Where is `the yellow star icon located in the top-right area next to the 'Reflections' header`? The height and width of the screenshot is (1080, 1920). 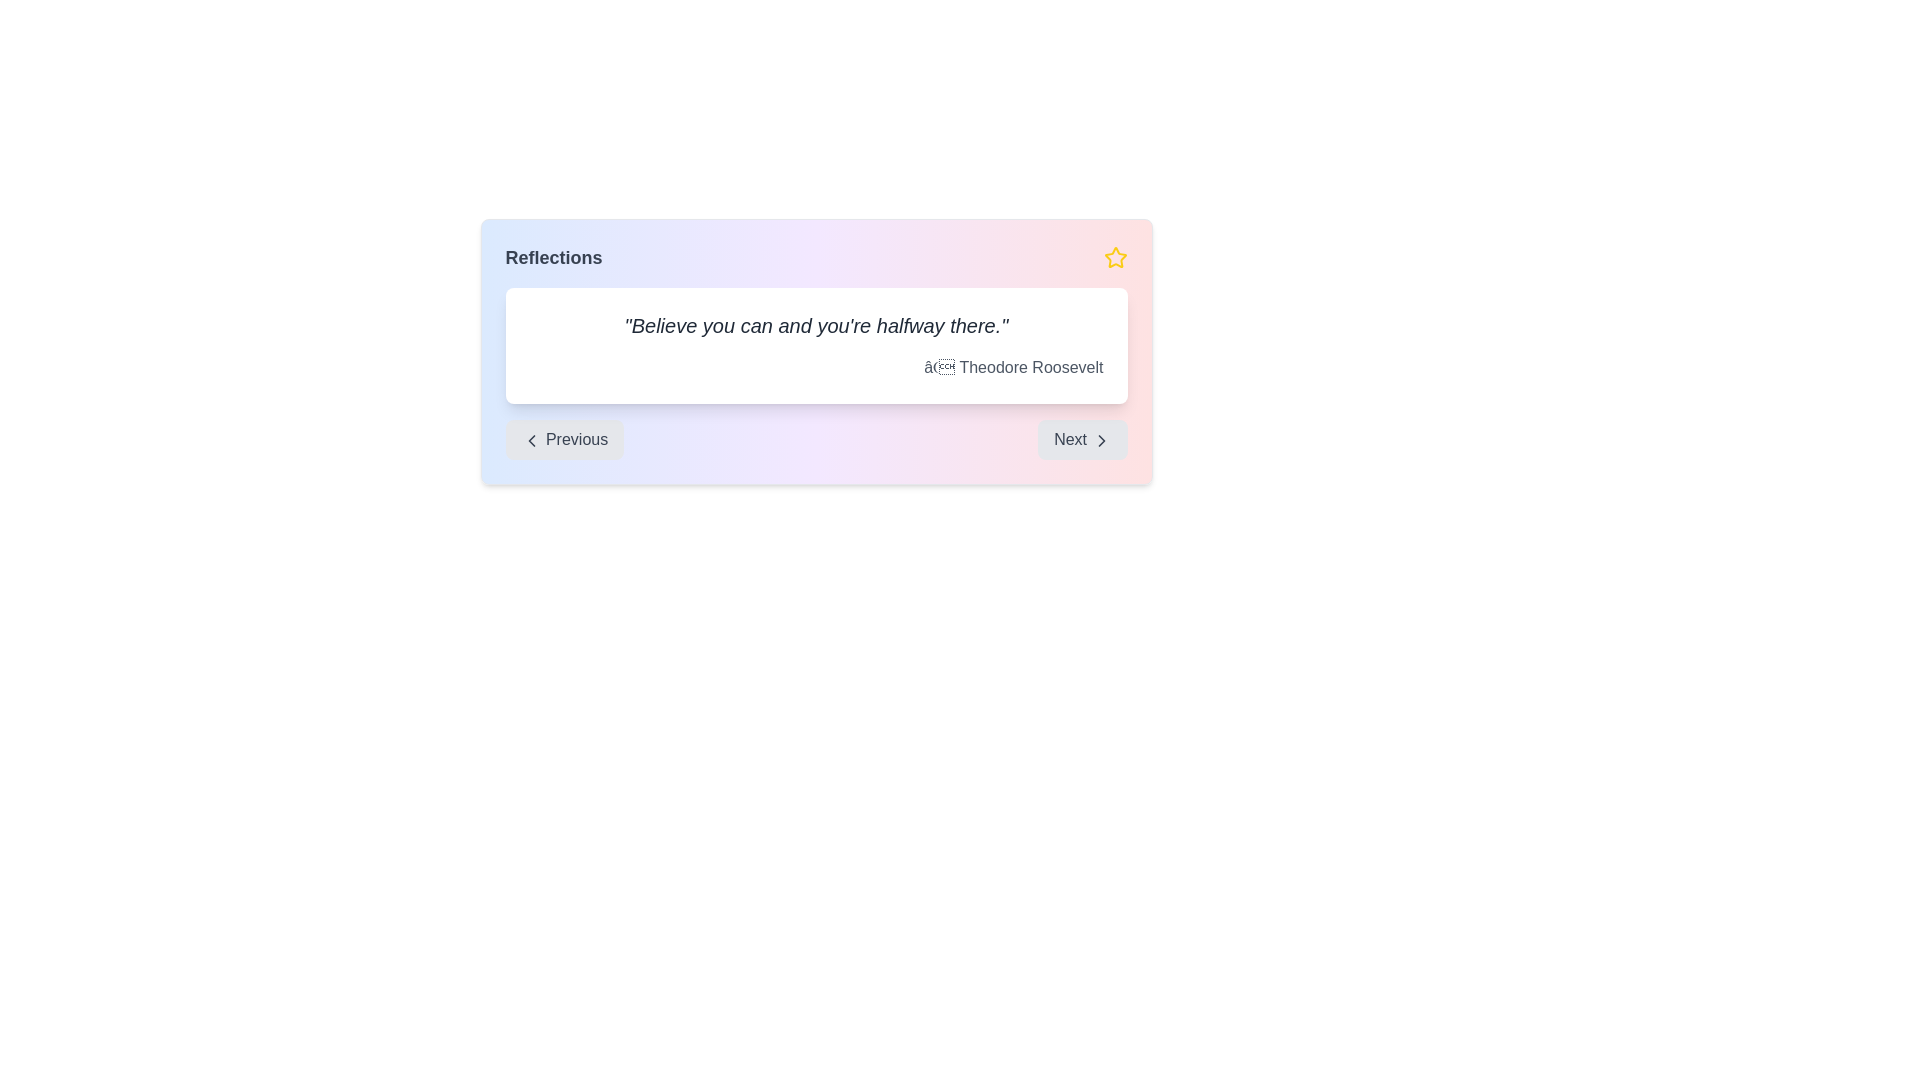
the yellow star icon located in the top-right area next to the 'Reflections' header is located at coordinates (1114, 257).